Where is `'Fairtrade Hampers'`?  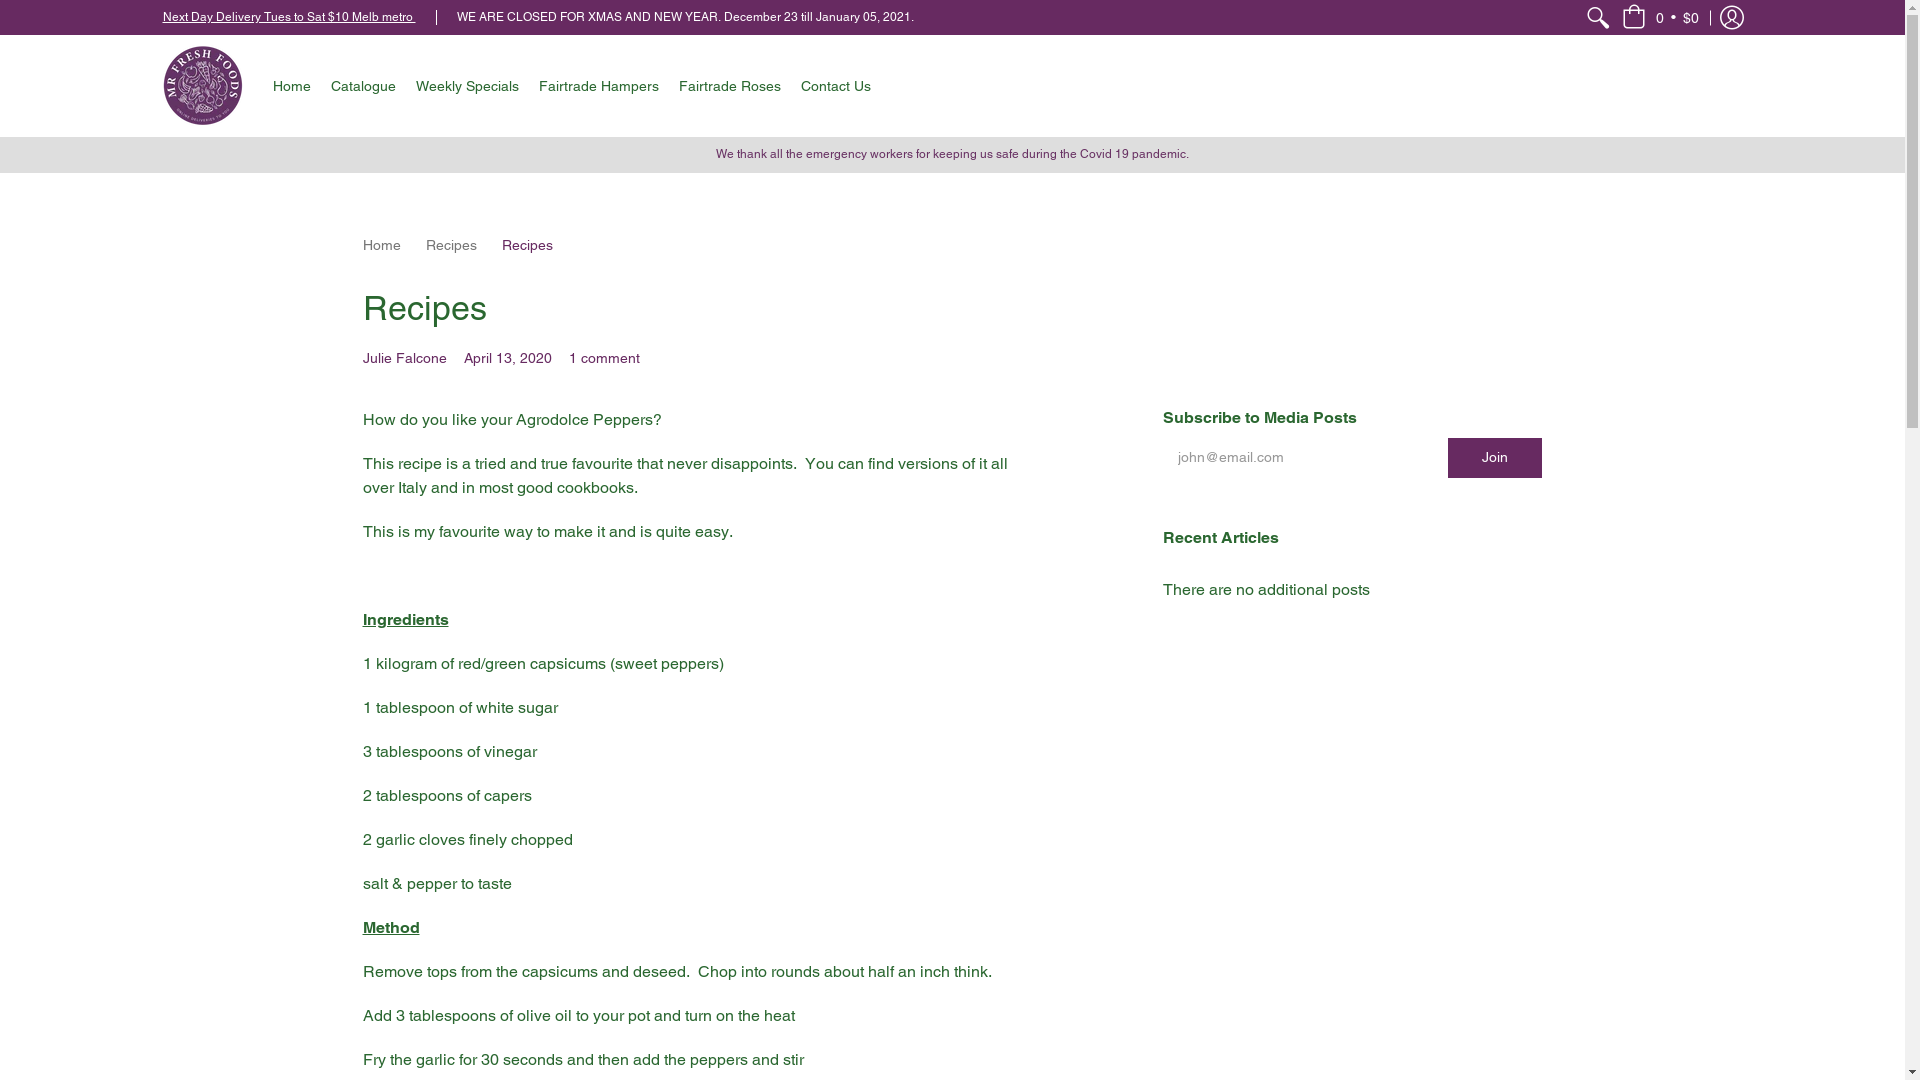 'Fairtrade Hampers' is located at coordinates (597, 84).